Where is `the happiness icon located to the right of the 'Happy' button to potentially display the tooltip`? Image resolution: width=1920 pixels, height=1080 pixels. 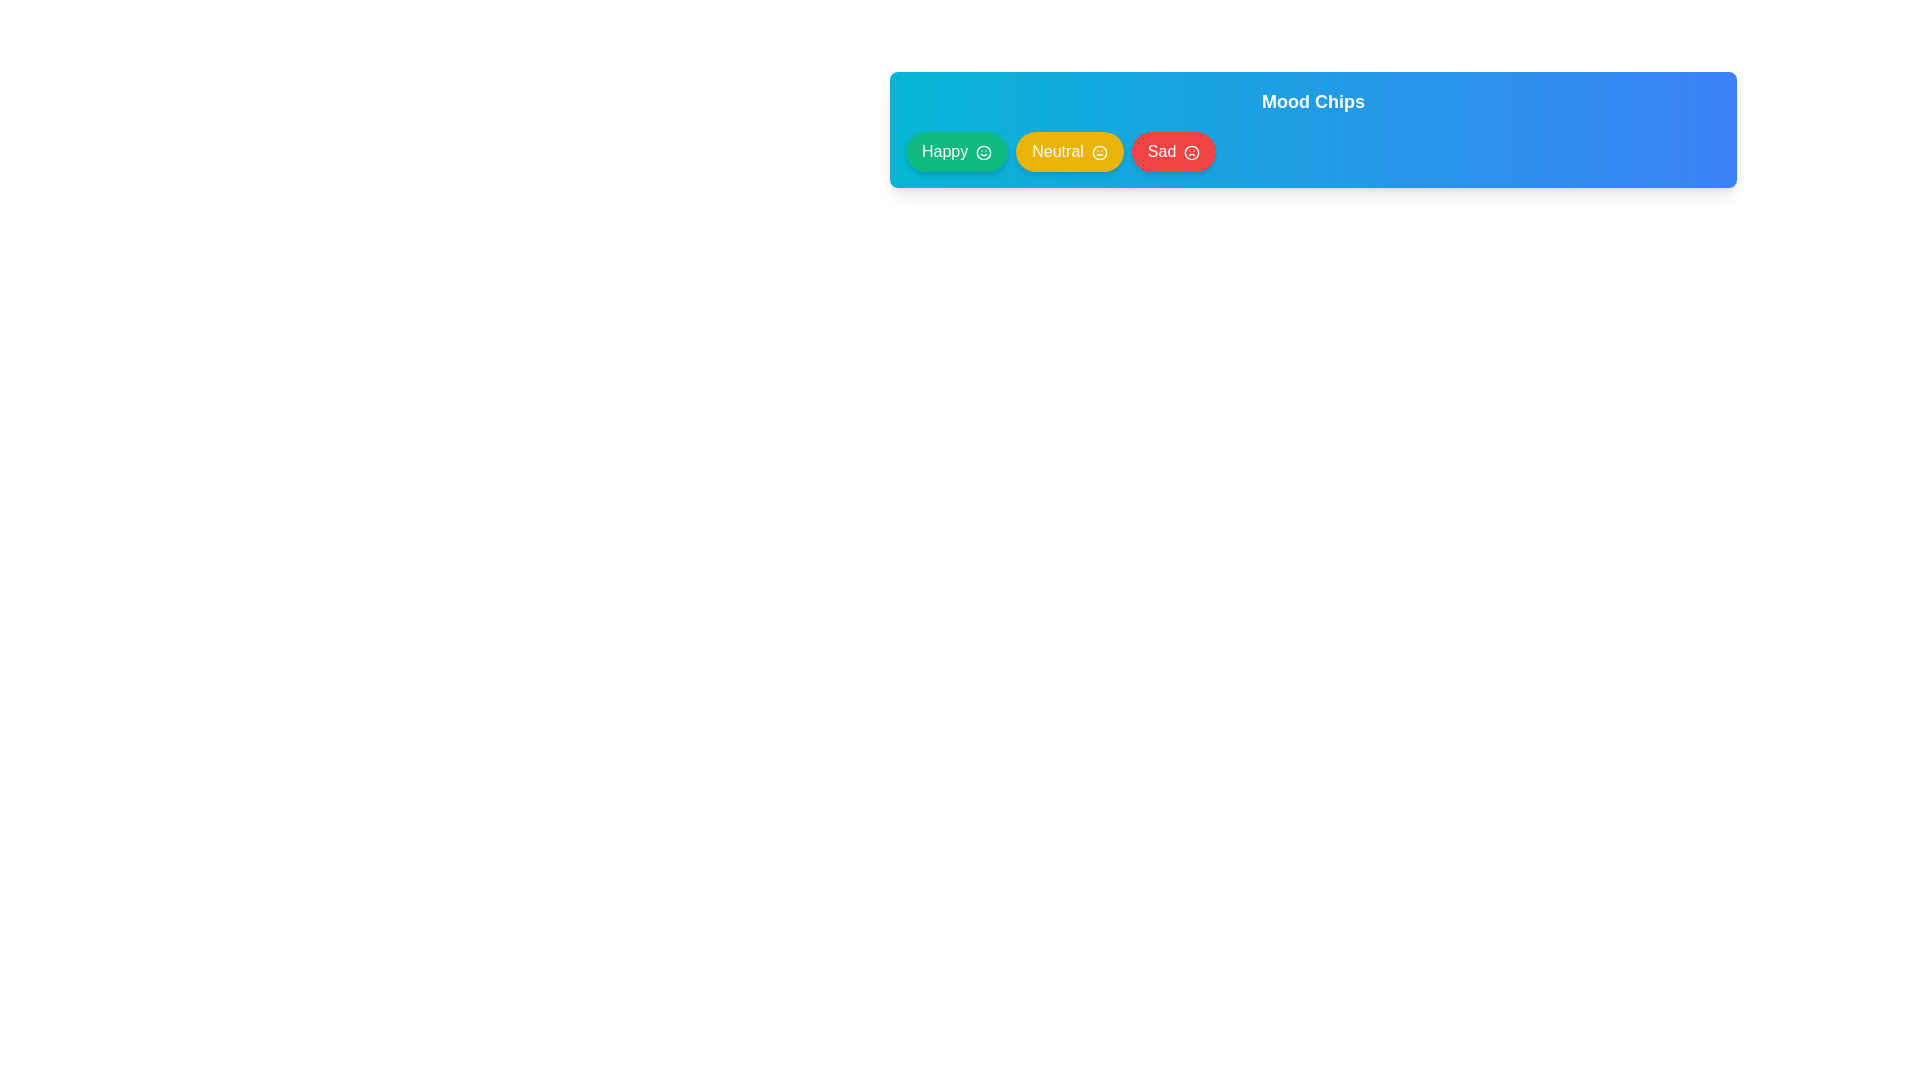
the happiness icon located to the right of the 'Happy' button to potentially display the tooltip is located at coordinates (984, 151).